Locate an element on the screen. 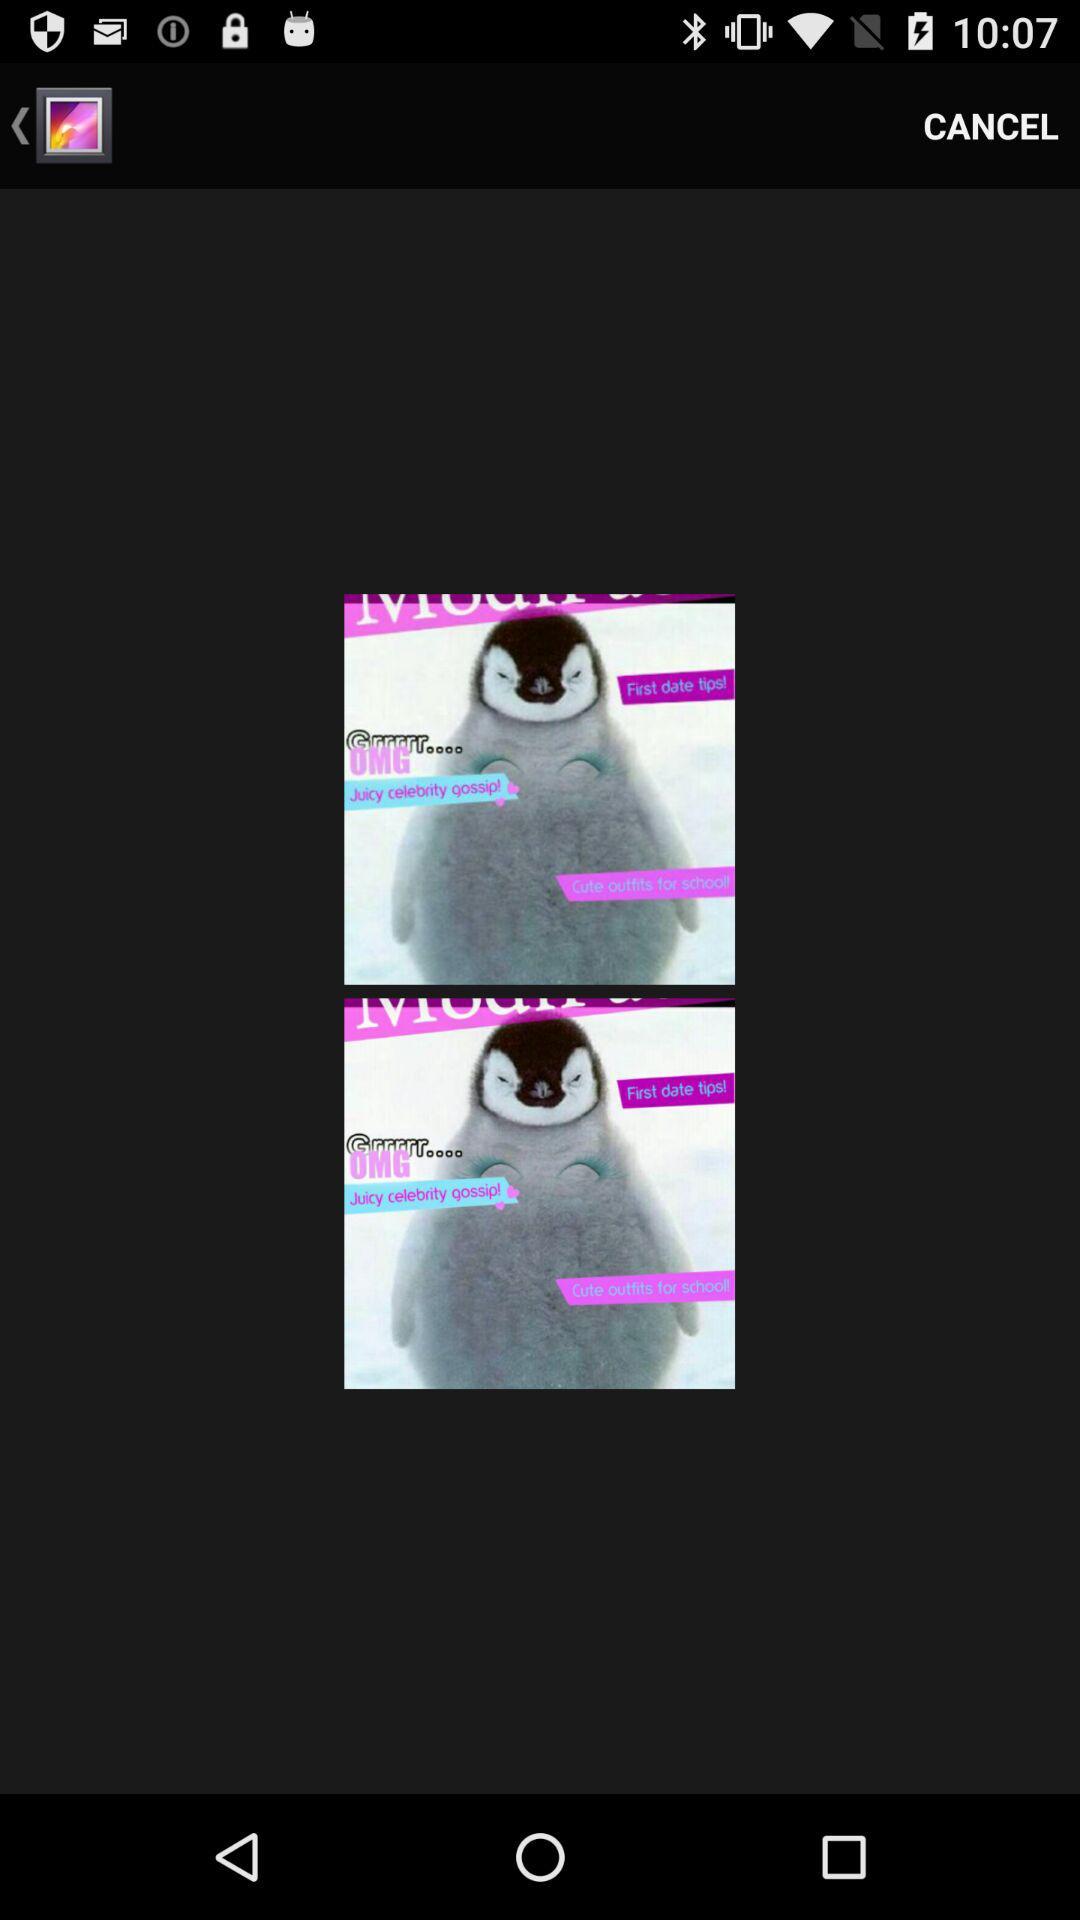 The width and height of the screenshot is (1080, 1920). cancel at the top right corner is located at coordinates (991, 124).